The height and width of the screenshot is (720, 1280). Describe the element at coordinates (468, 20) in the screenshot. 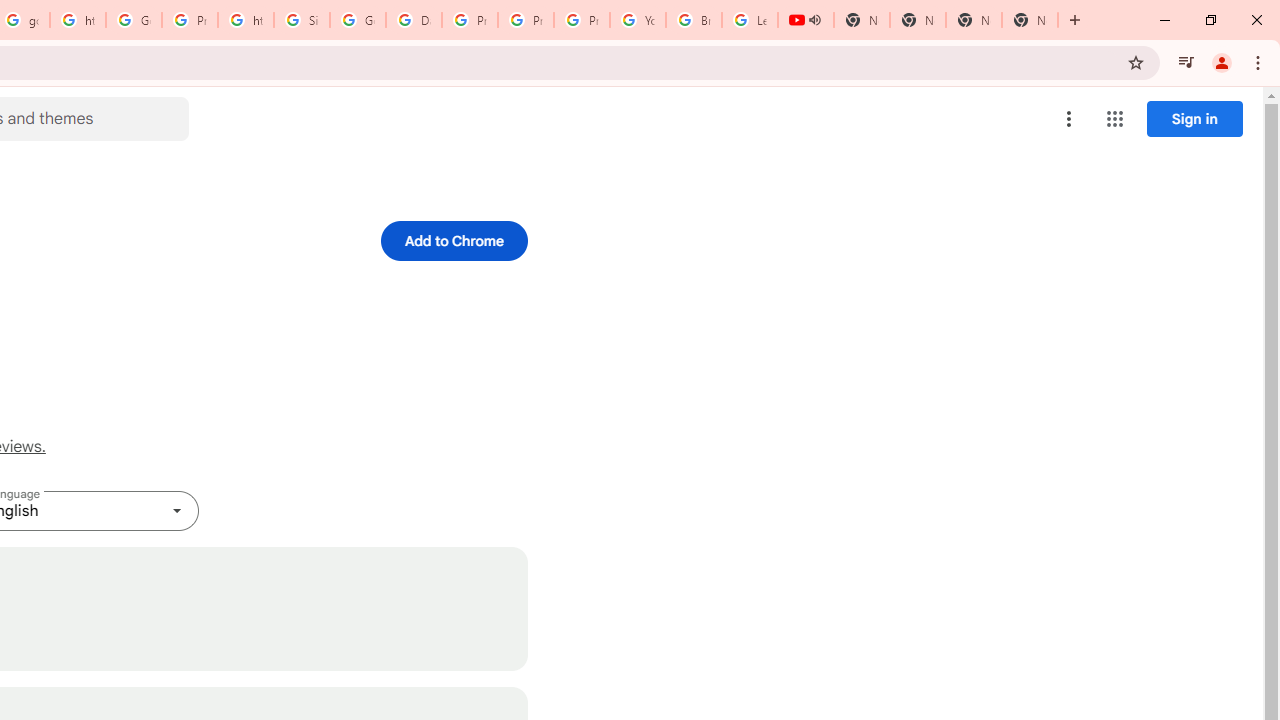

I see `'Privacy Help Center - Policies Help'` at that location.